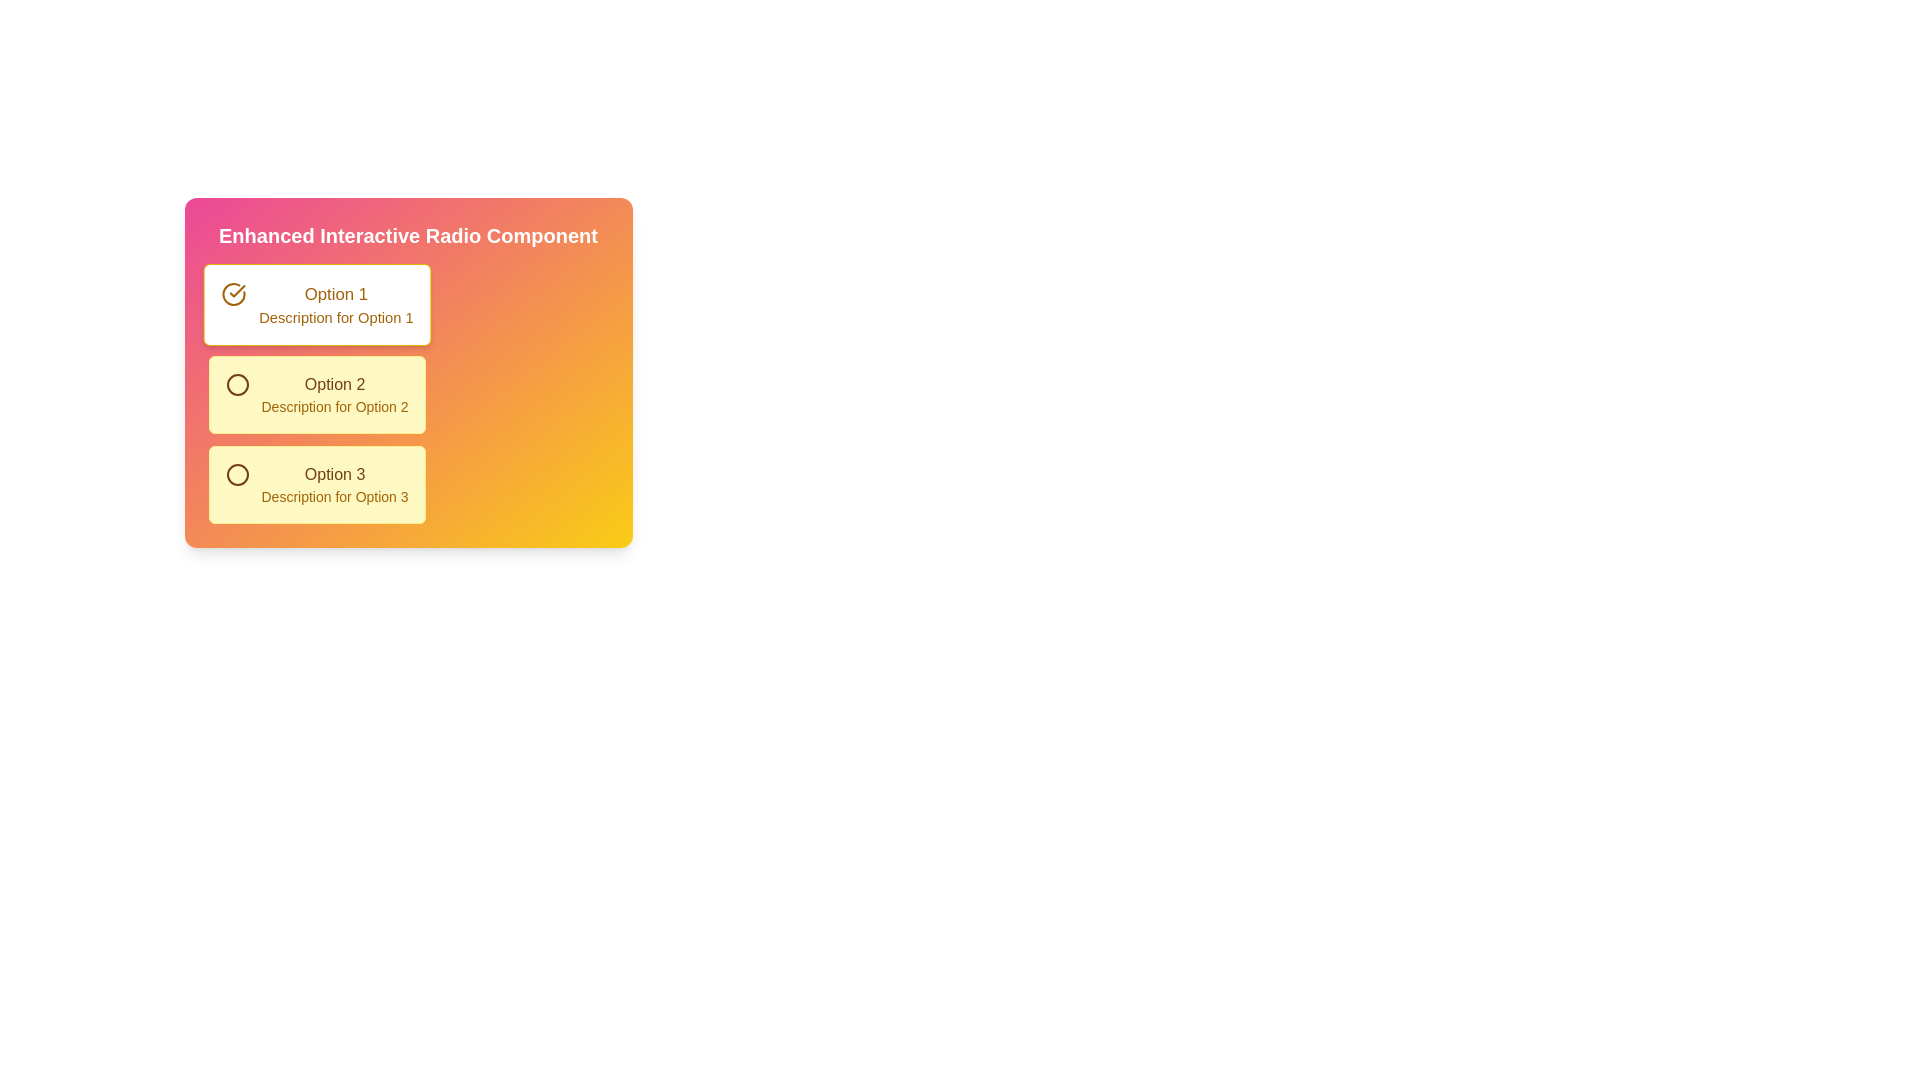 This screenshot has width=1920, height=1080. I want to click on the Radio button indicator located in the third row of the vertically stacked radio button component, to the left of the 'Option 3' label, so click(237, 474).